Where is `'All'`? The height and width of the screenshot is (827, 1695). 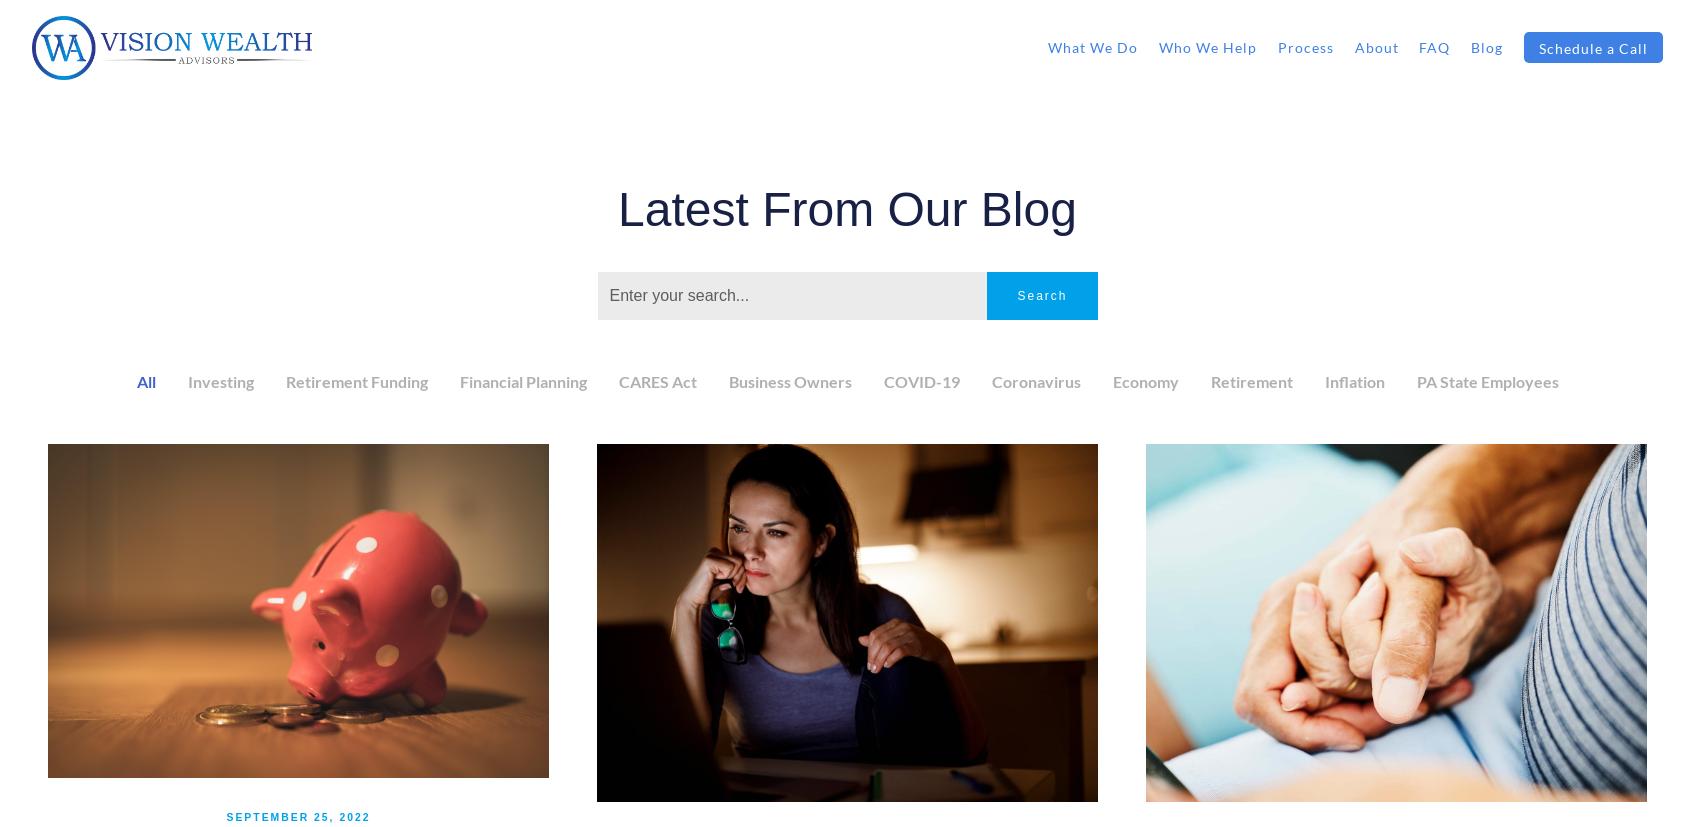
'All' is located at coordinates (145, 380).